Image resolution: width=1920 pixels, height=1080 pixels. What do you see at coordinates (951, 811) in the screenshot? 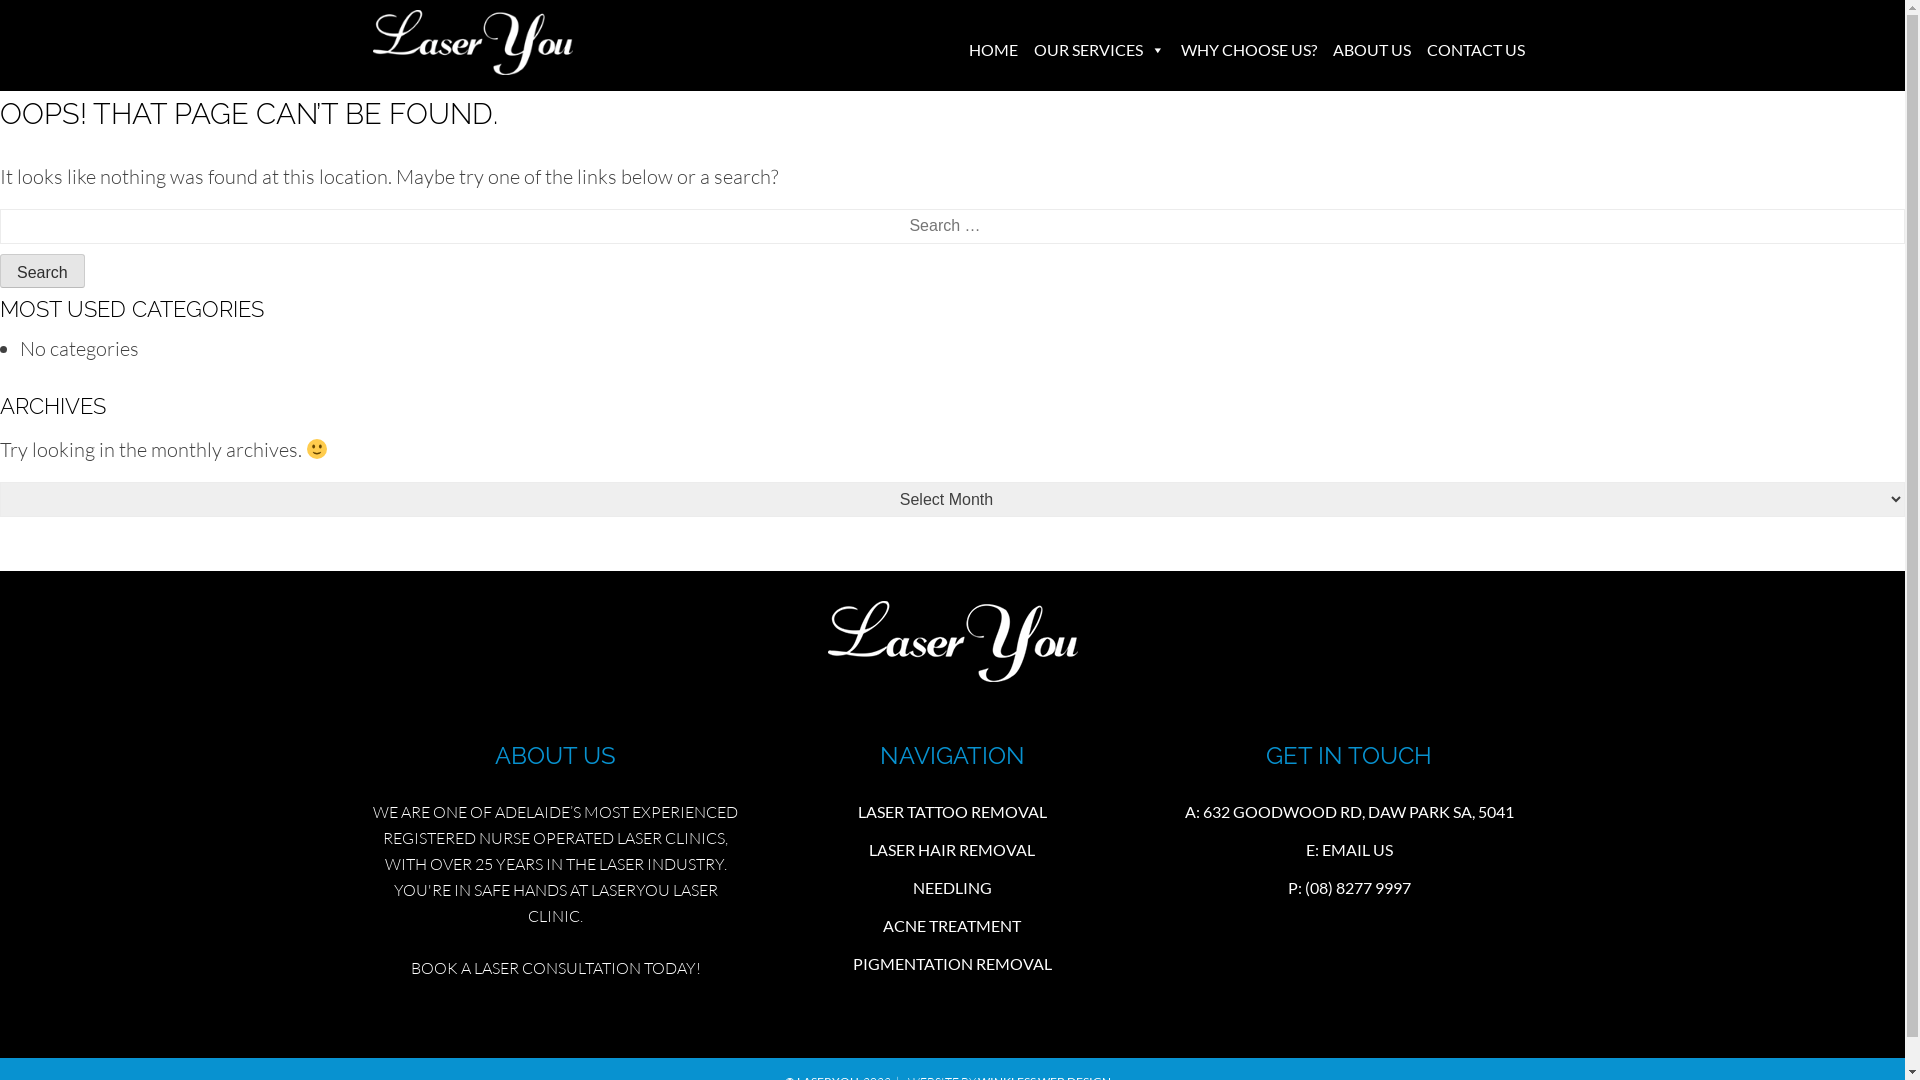
I see `'LASER TATTOO REMOVAL'` at bounding box center [951, 811].